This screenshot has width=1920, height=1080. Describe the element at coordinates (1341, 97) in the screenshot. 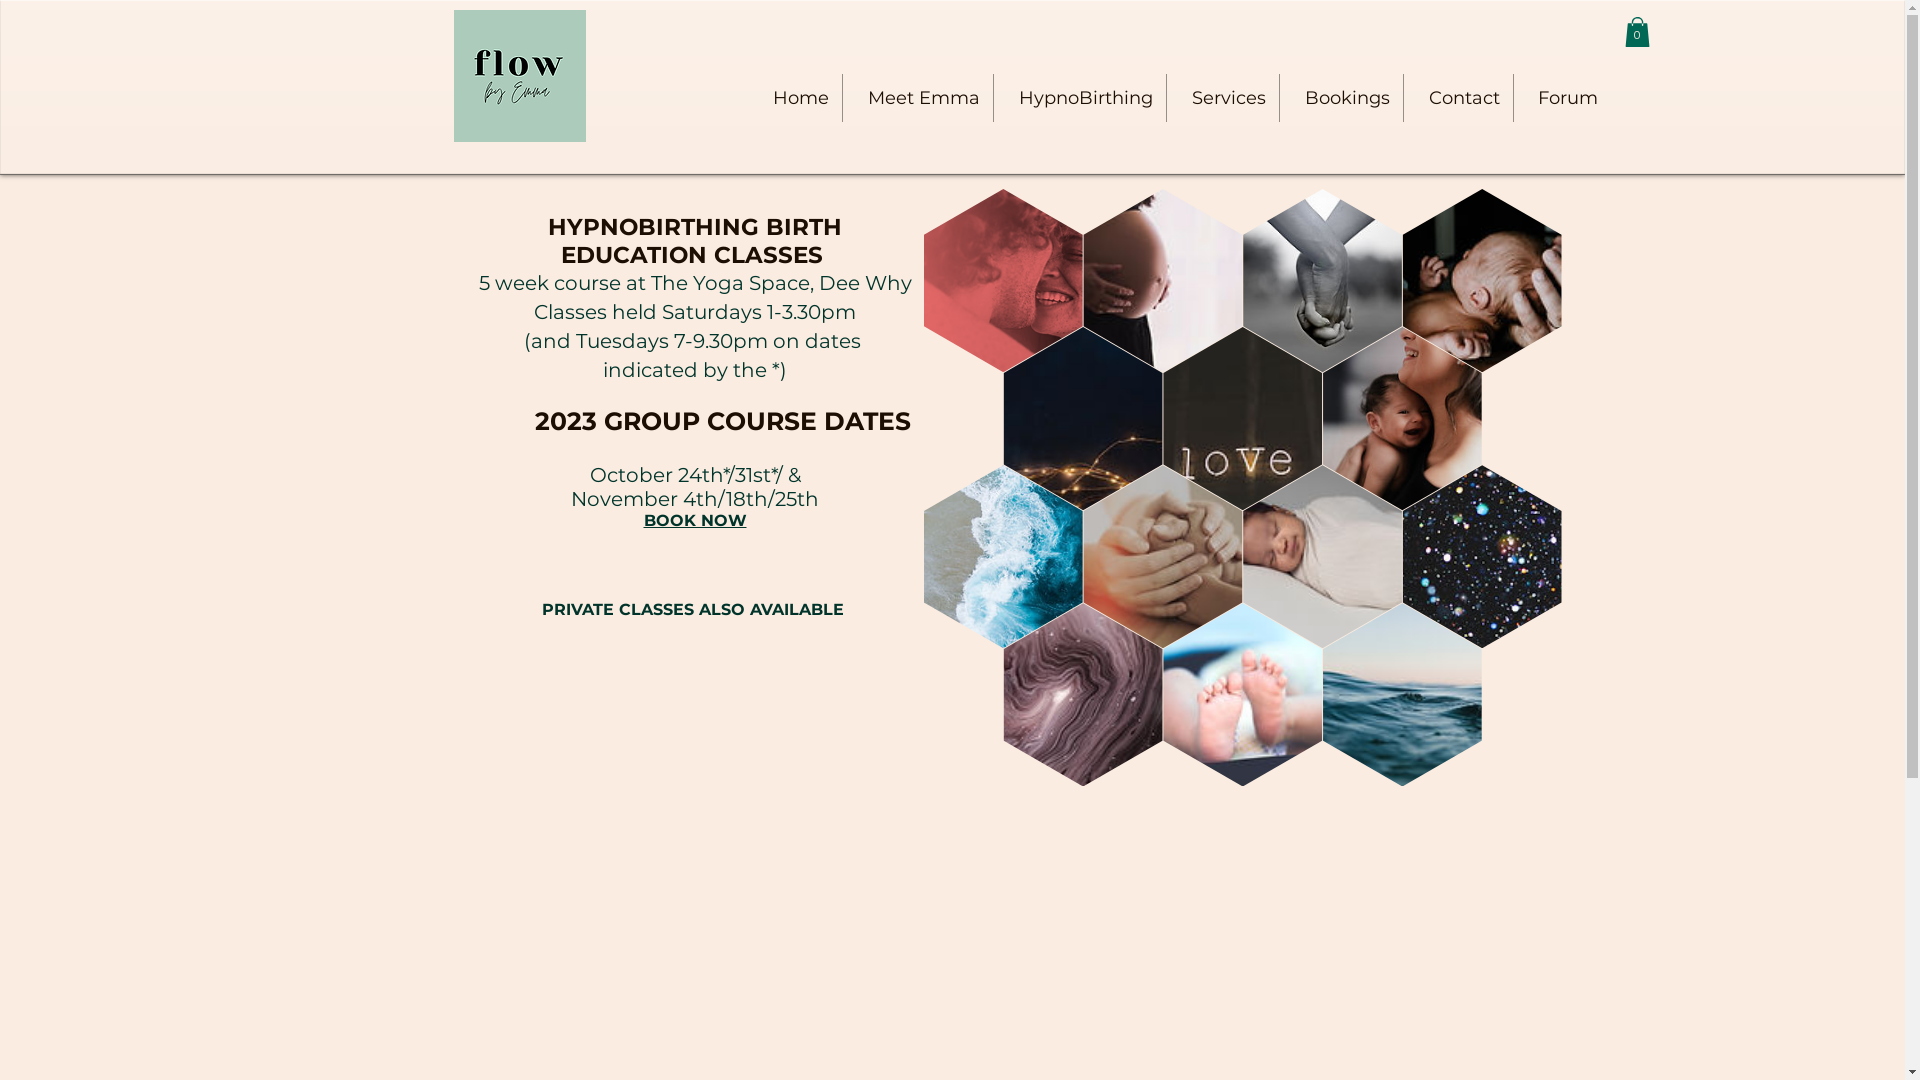

I see `'Bookings'` at that location.